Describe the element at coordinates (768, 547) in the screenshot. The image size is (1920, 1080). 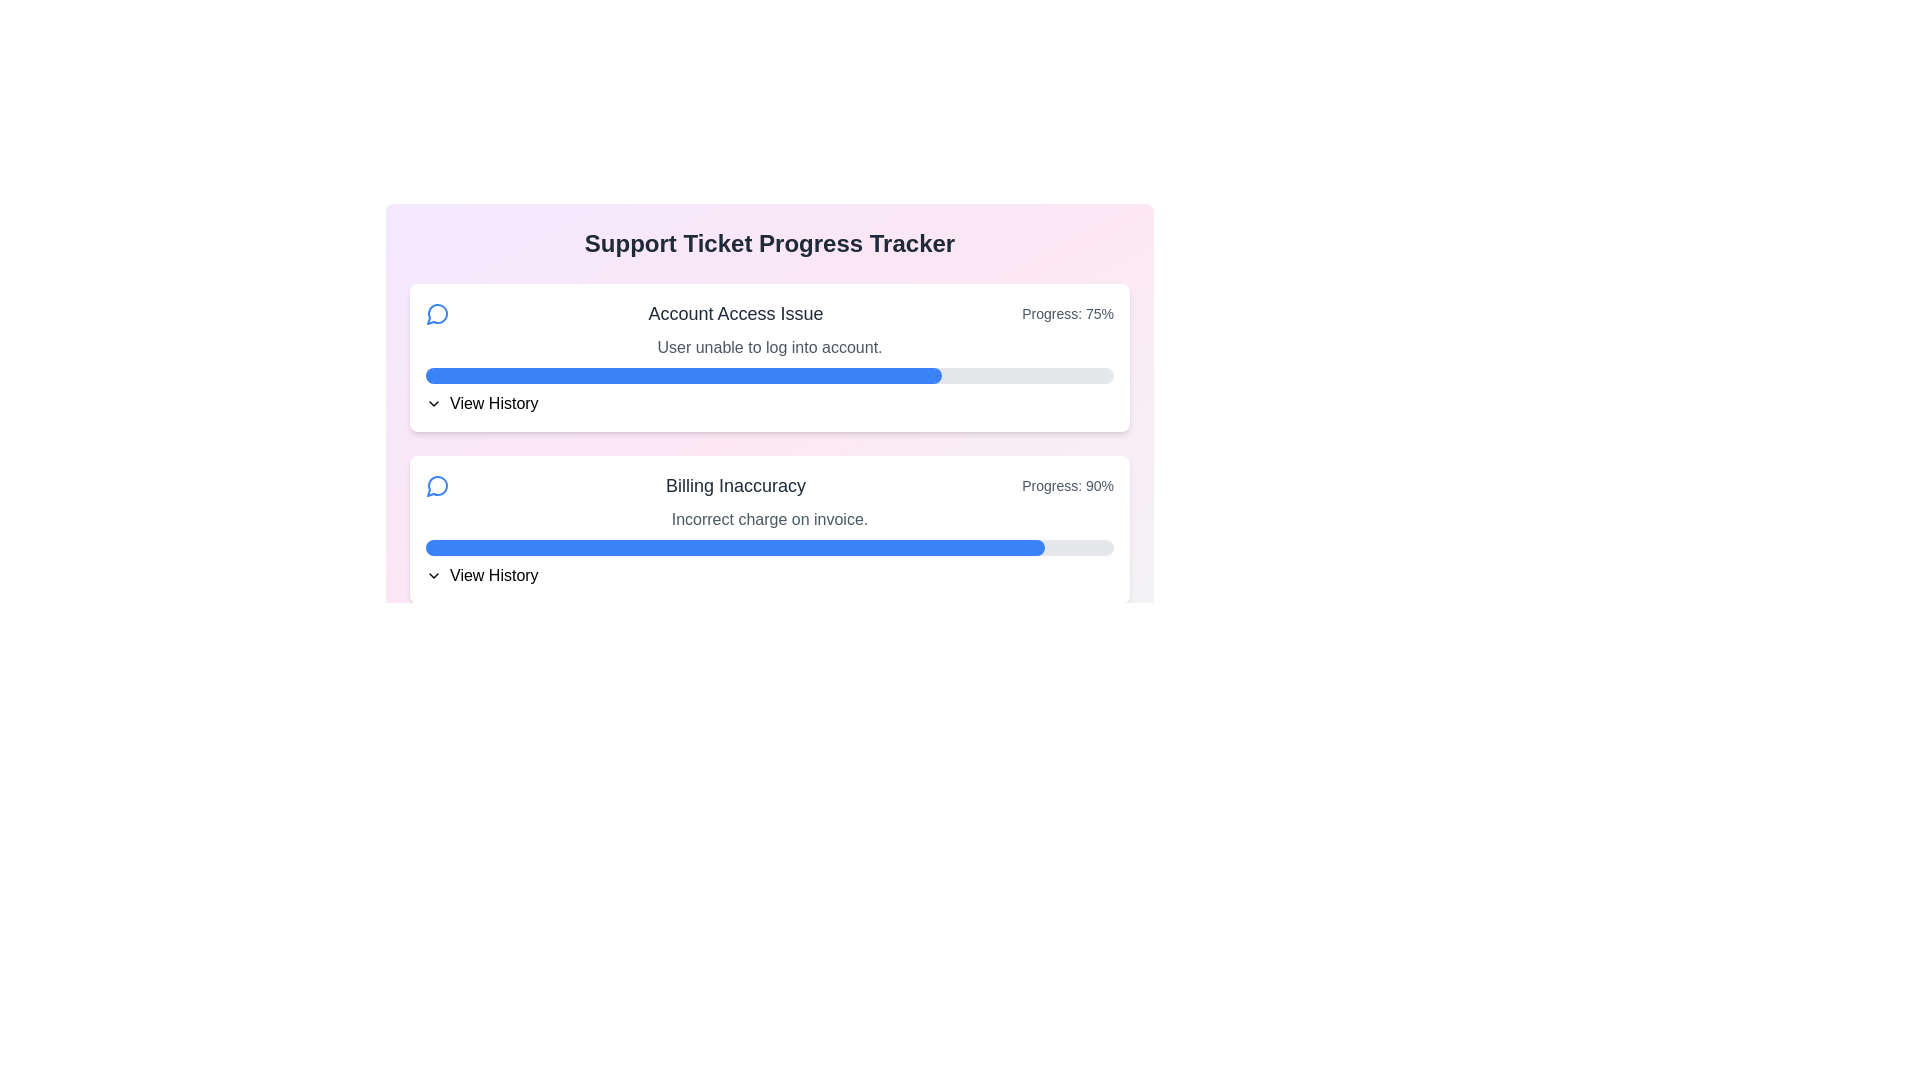
I see `the current state of the progress bar indicating 90% completion for the 'Billing Inaccuracy' issue, located below the description 'Incorrect charge on invoice.'` at that location.